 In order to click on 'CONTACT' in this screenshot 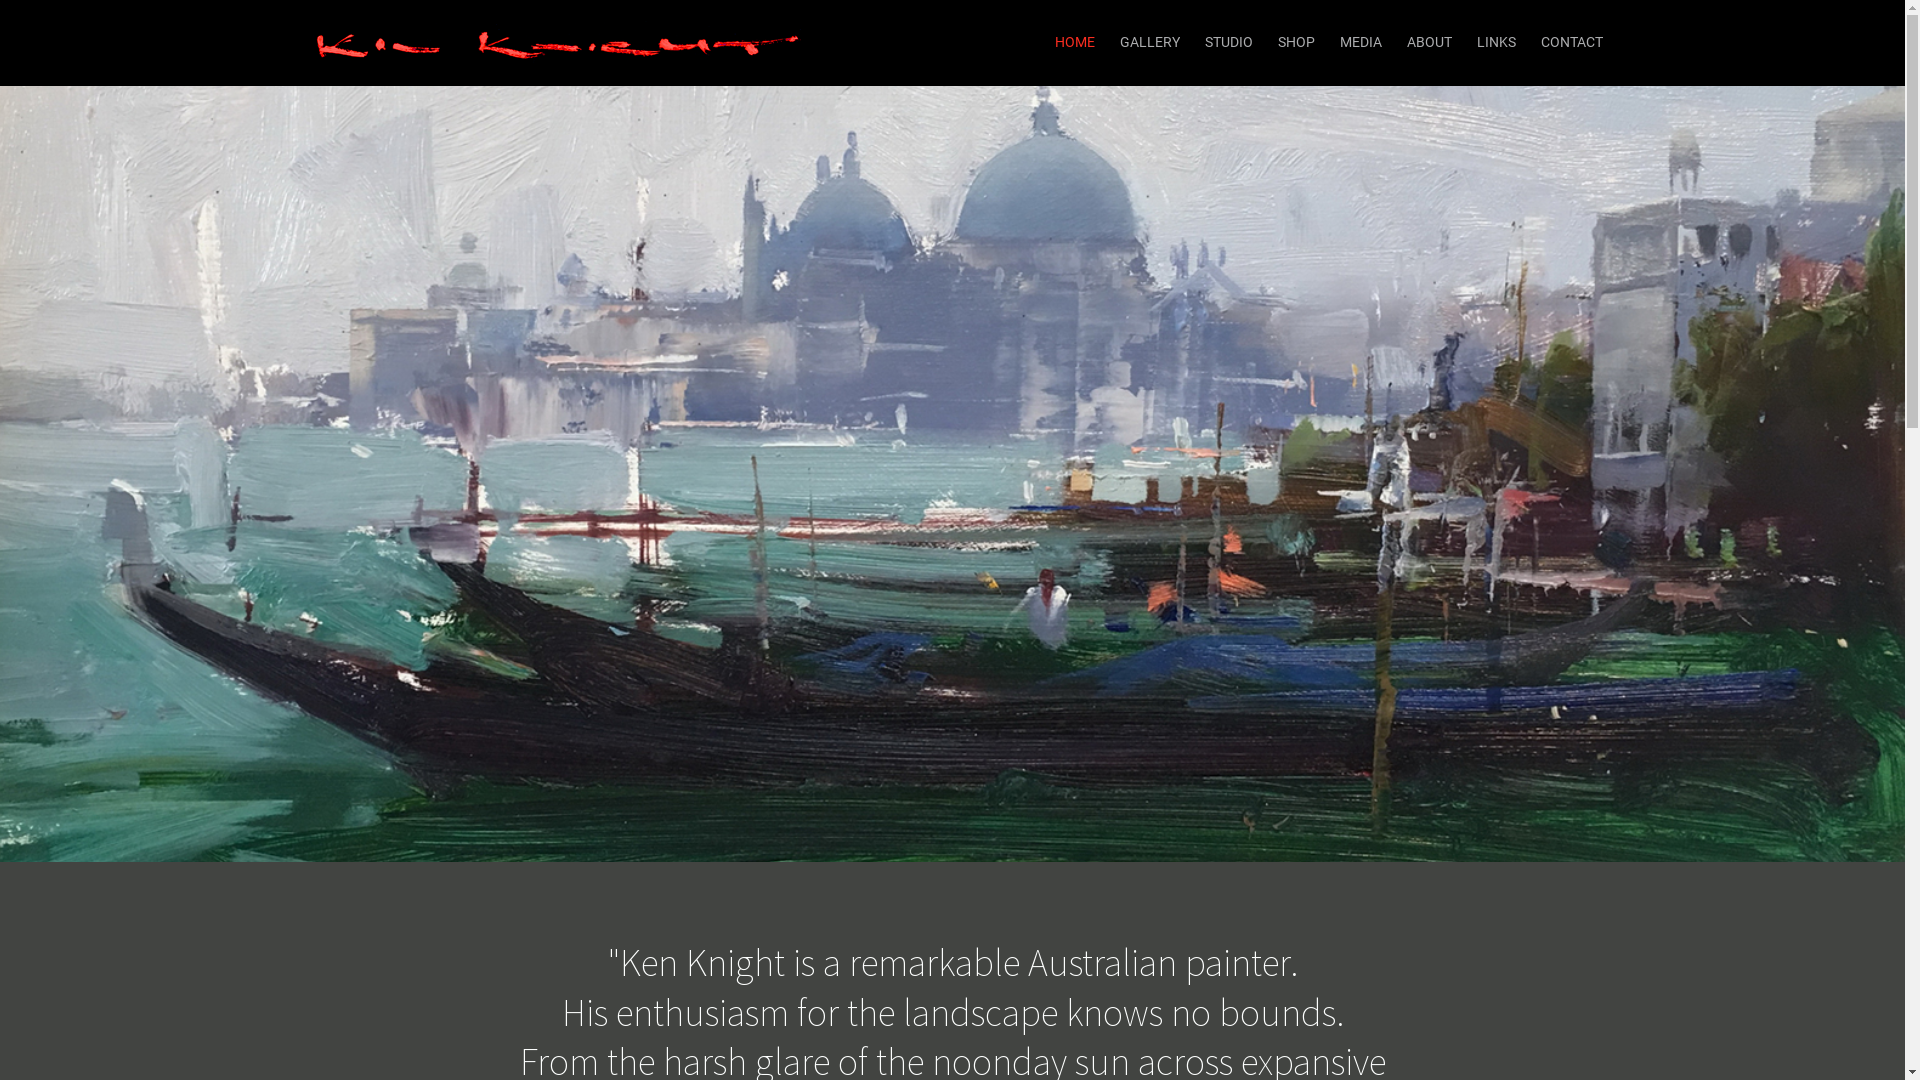, I will do `click(1569, 42)`.